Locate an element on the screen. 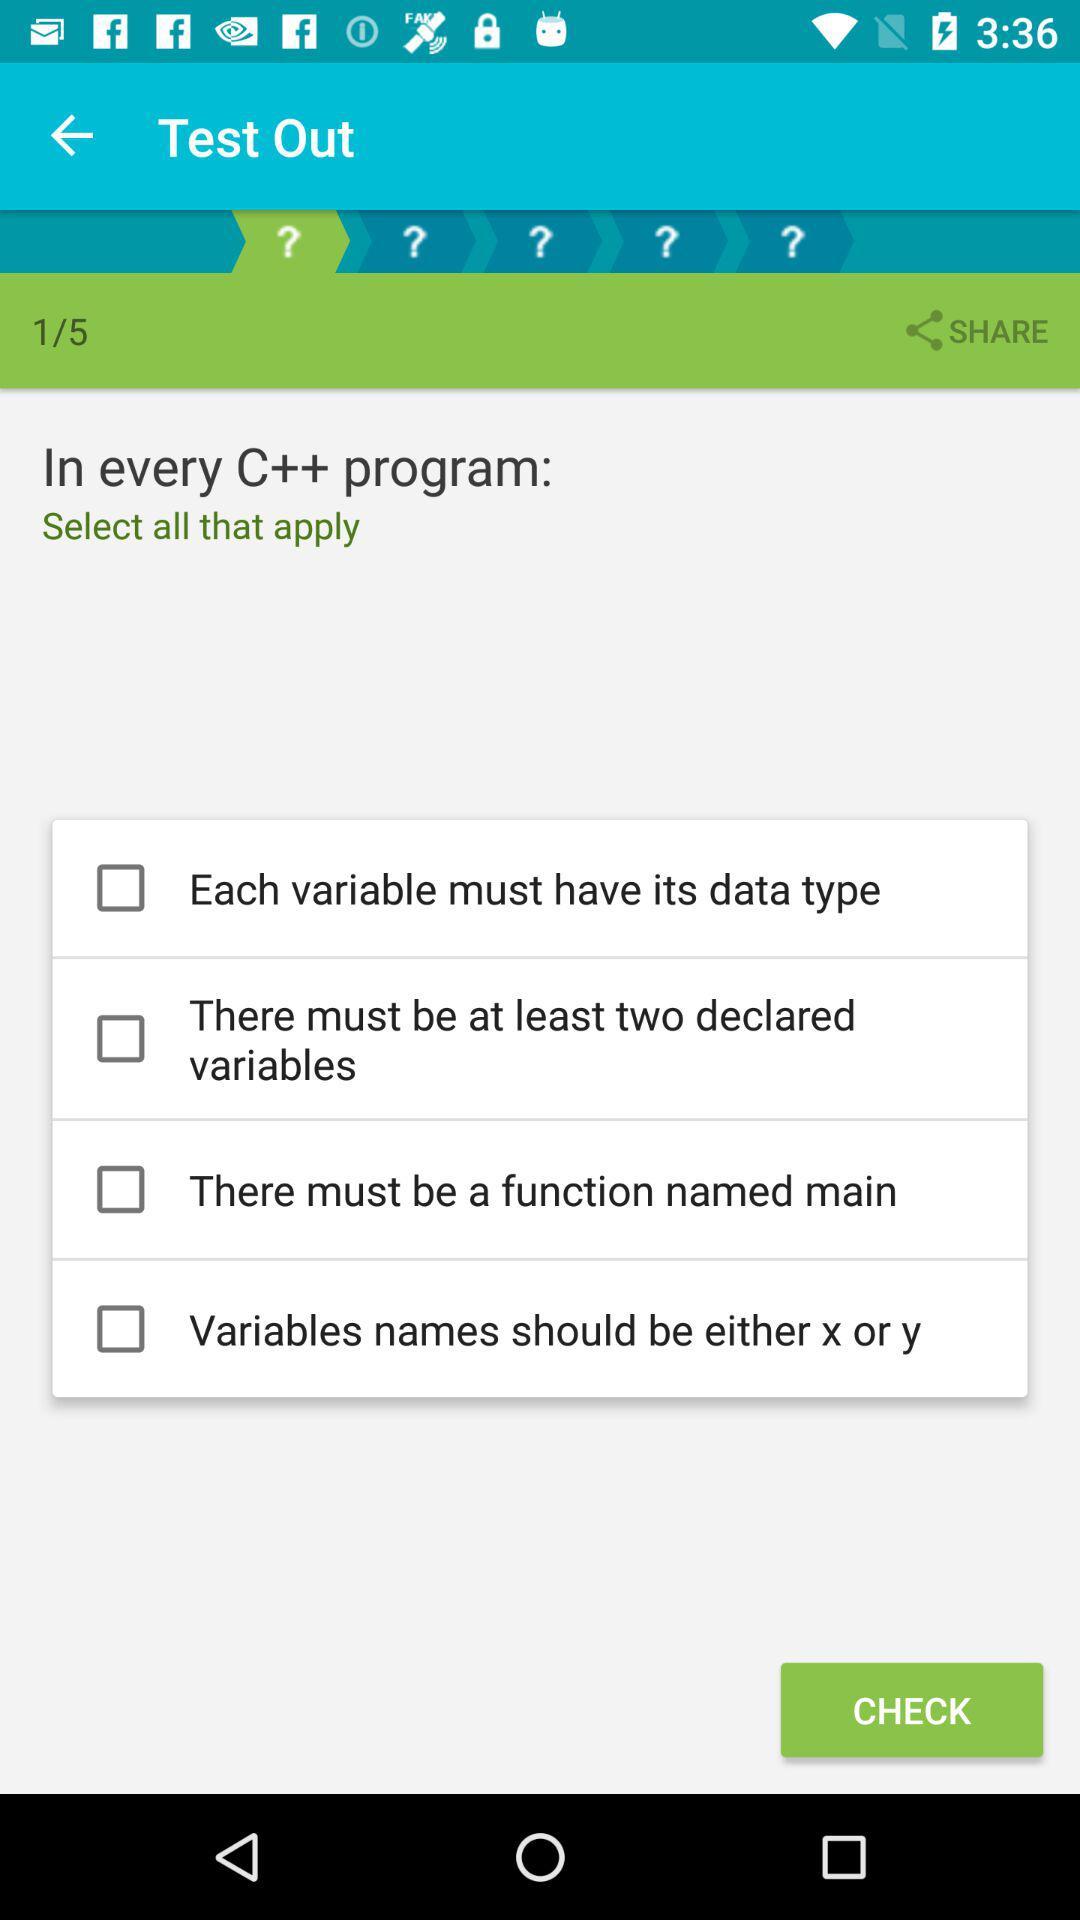 Image resolution: width=1080 pixels, height=1920 pixels. item above 1/5 icon is located at coordinates (72, 135).